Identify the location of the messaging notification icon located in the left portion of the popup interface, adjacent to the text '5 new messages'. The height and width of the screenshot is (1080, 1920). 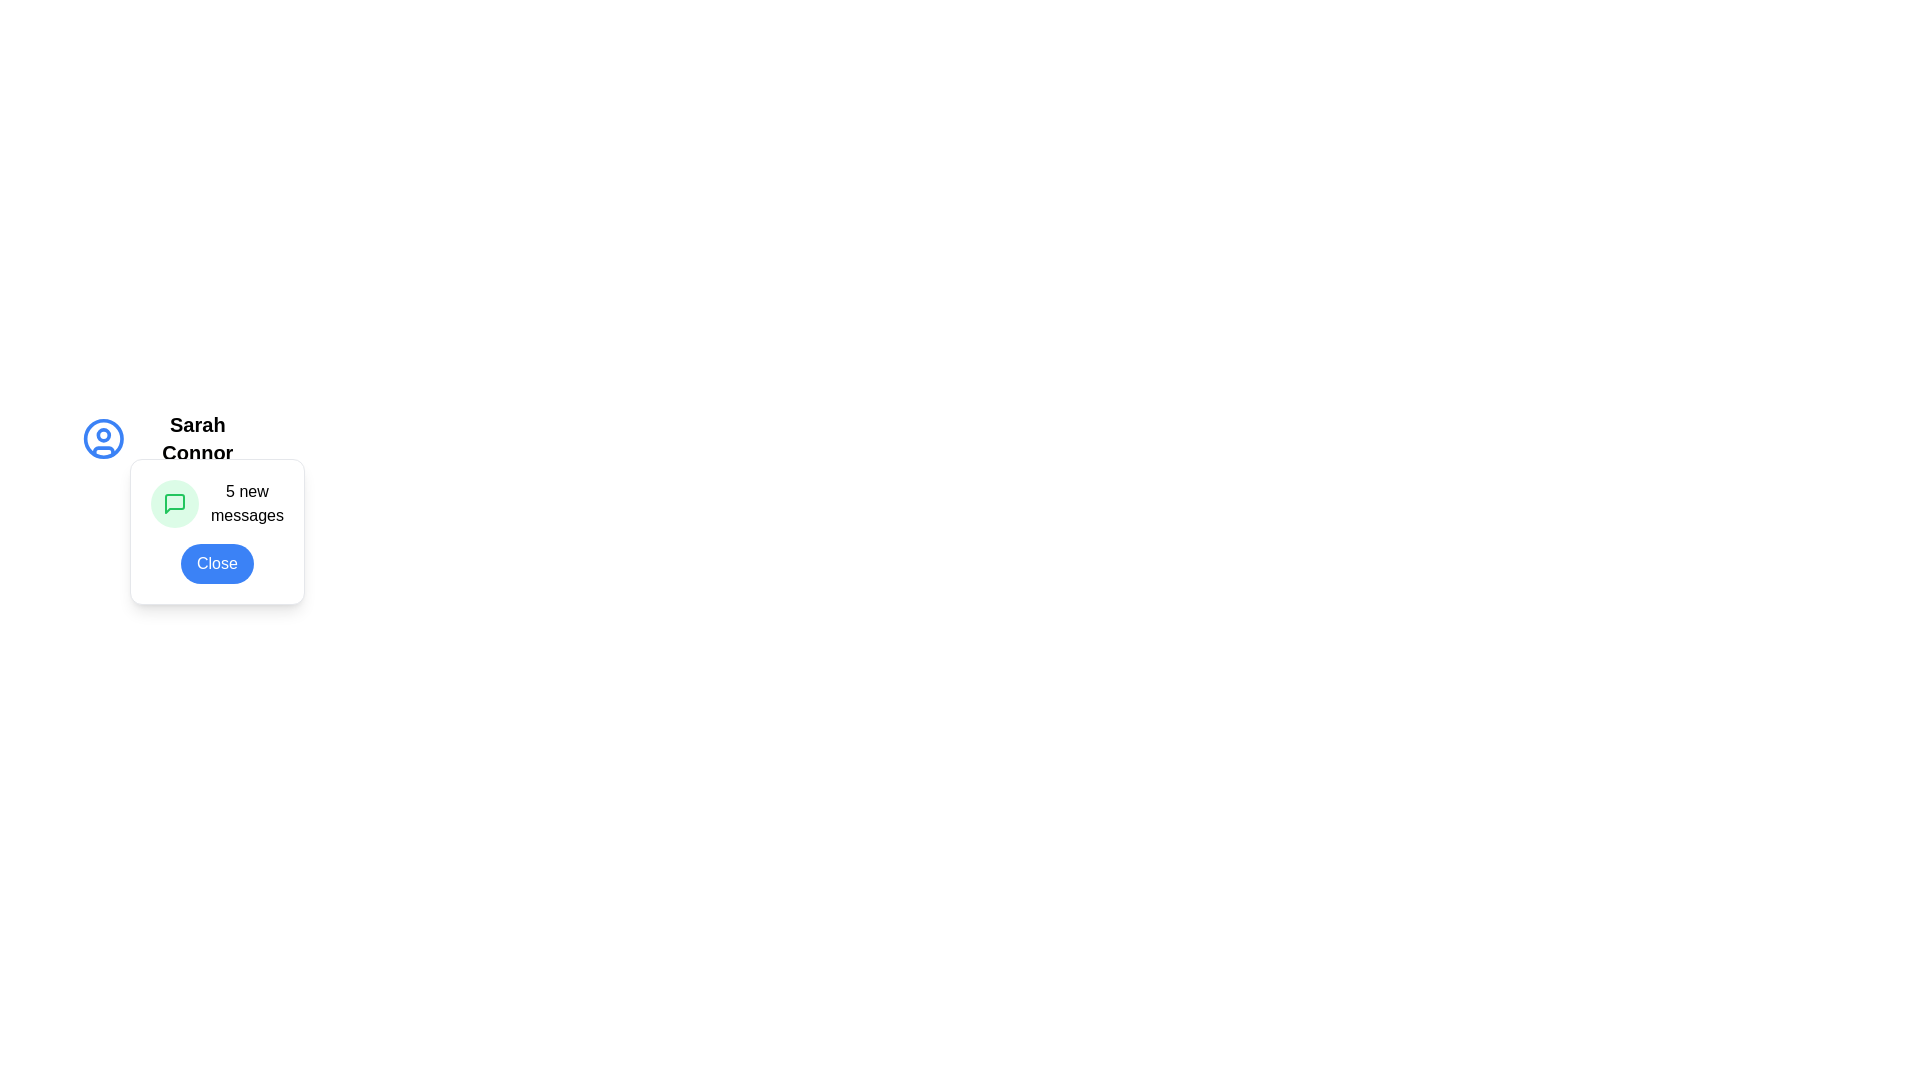
(174, 503).